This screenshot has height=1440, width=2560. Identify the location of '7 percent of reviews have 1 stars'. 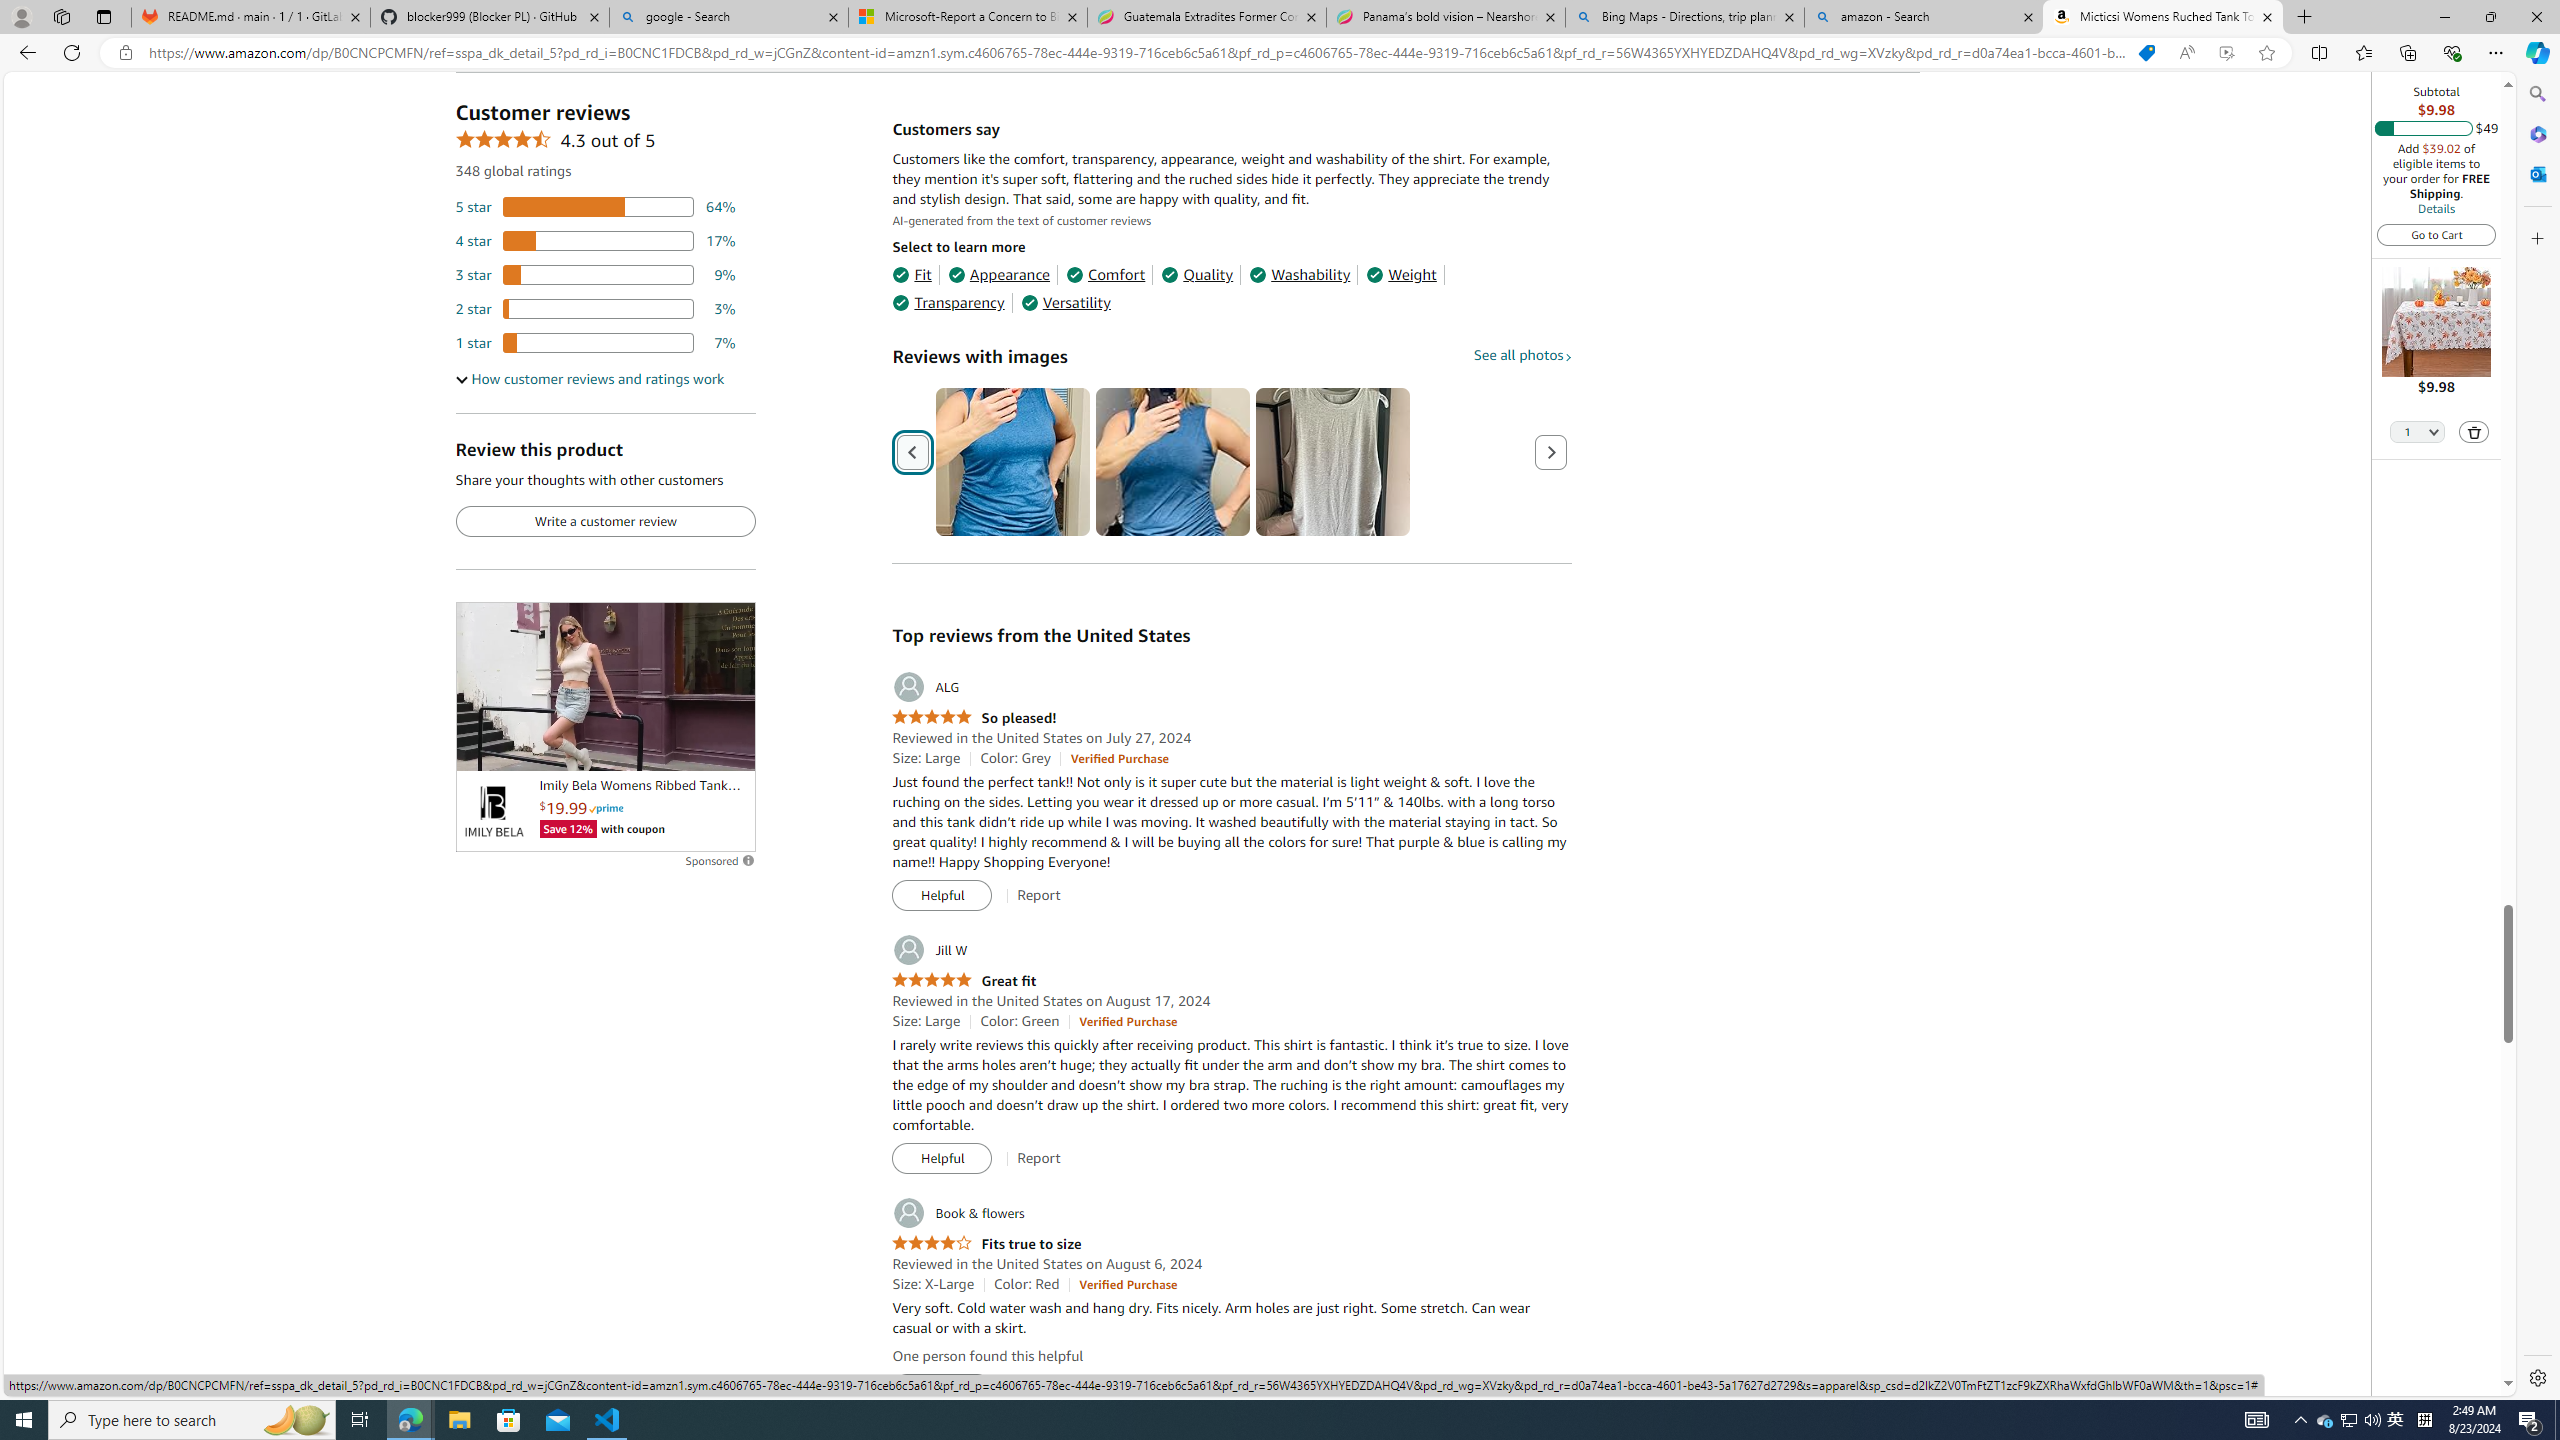
(595, 342).